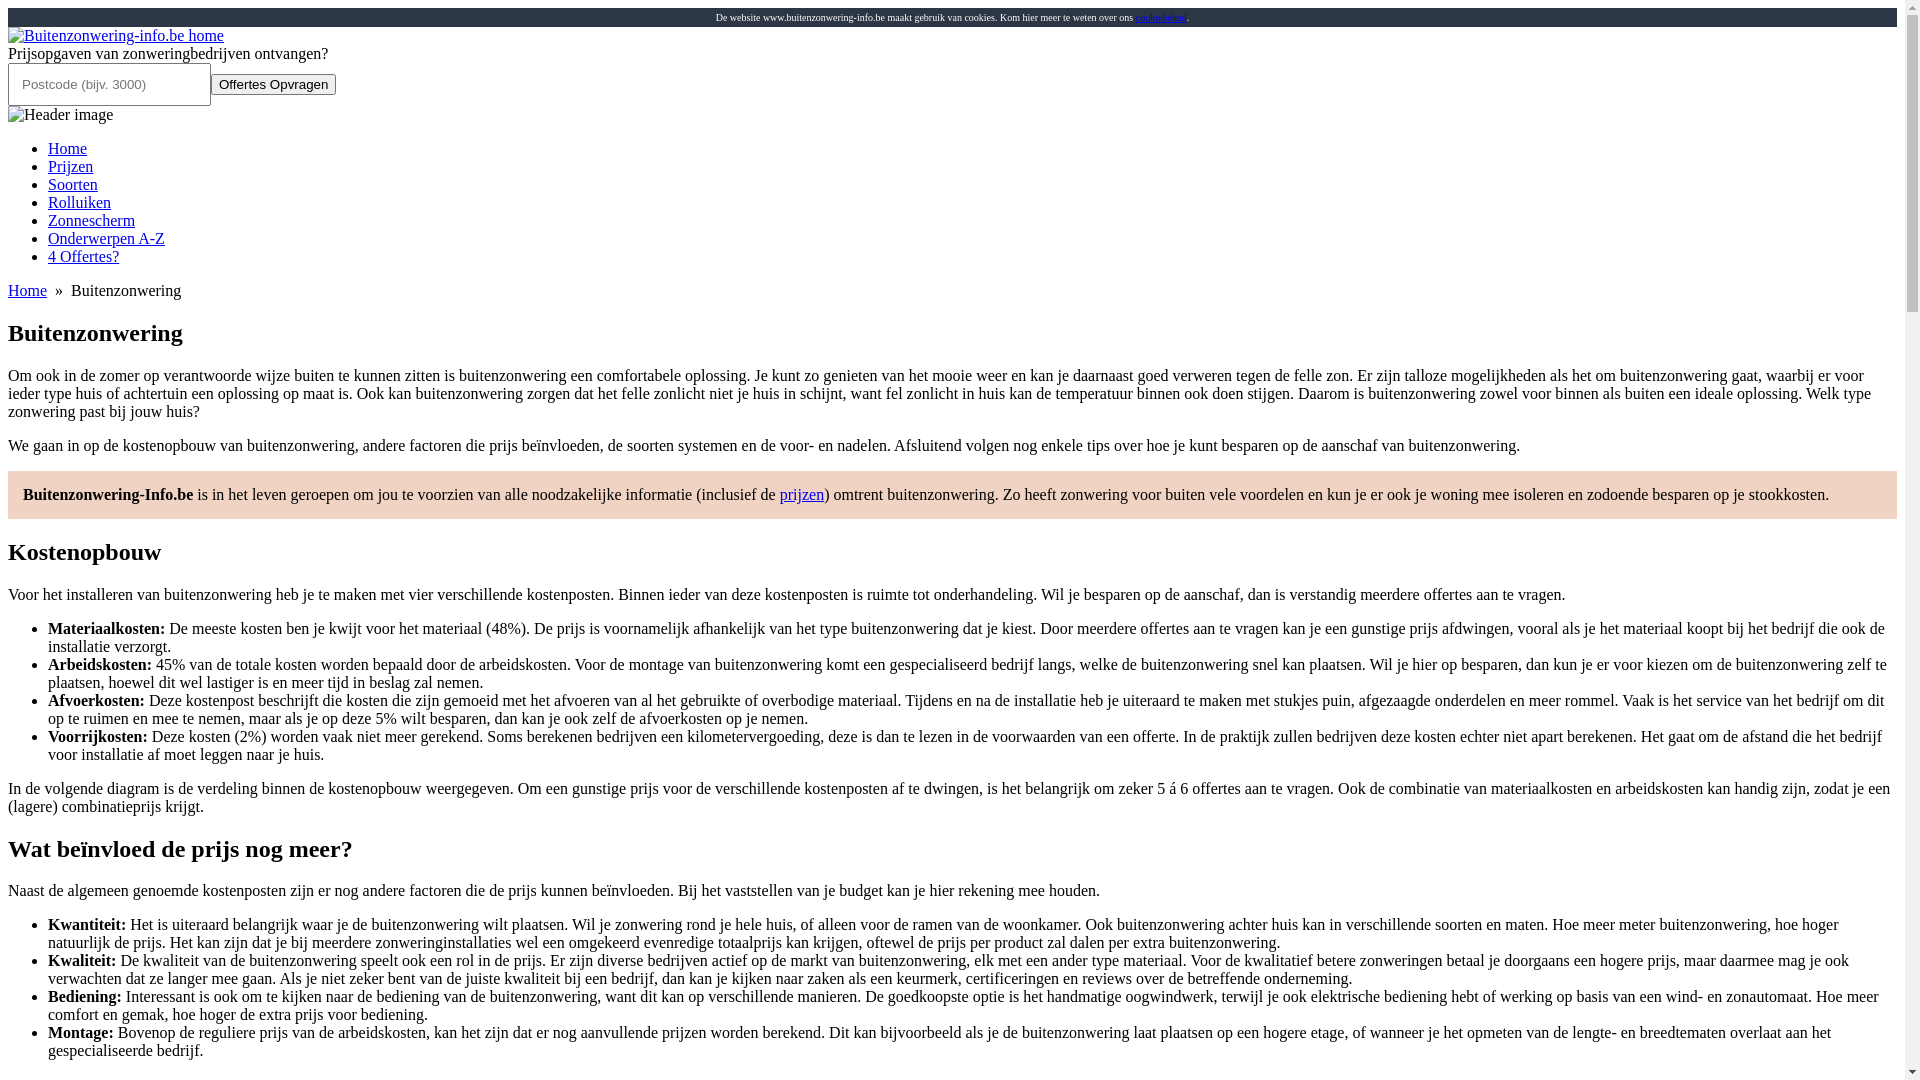 The width and height of the screenshot is (1920, 1080). I want to click on 'Home', so click(67, 147).